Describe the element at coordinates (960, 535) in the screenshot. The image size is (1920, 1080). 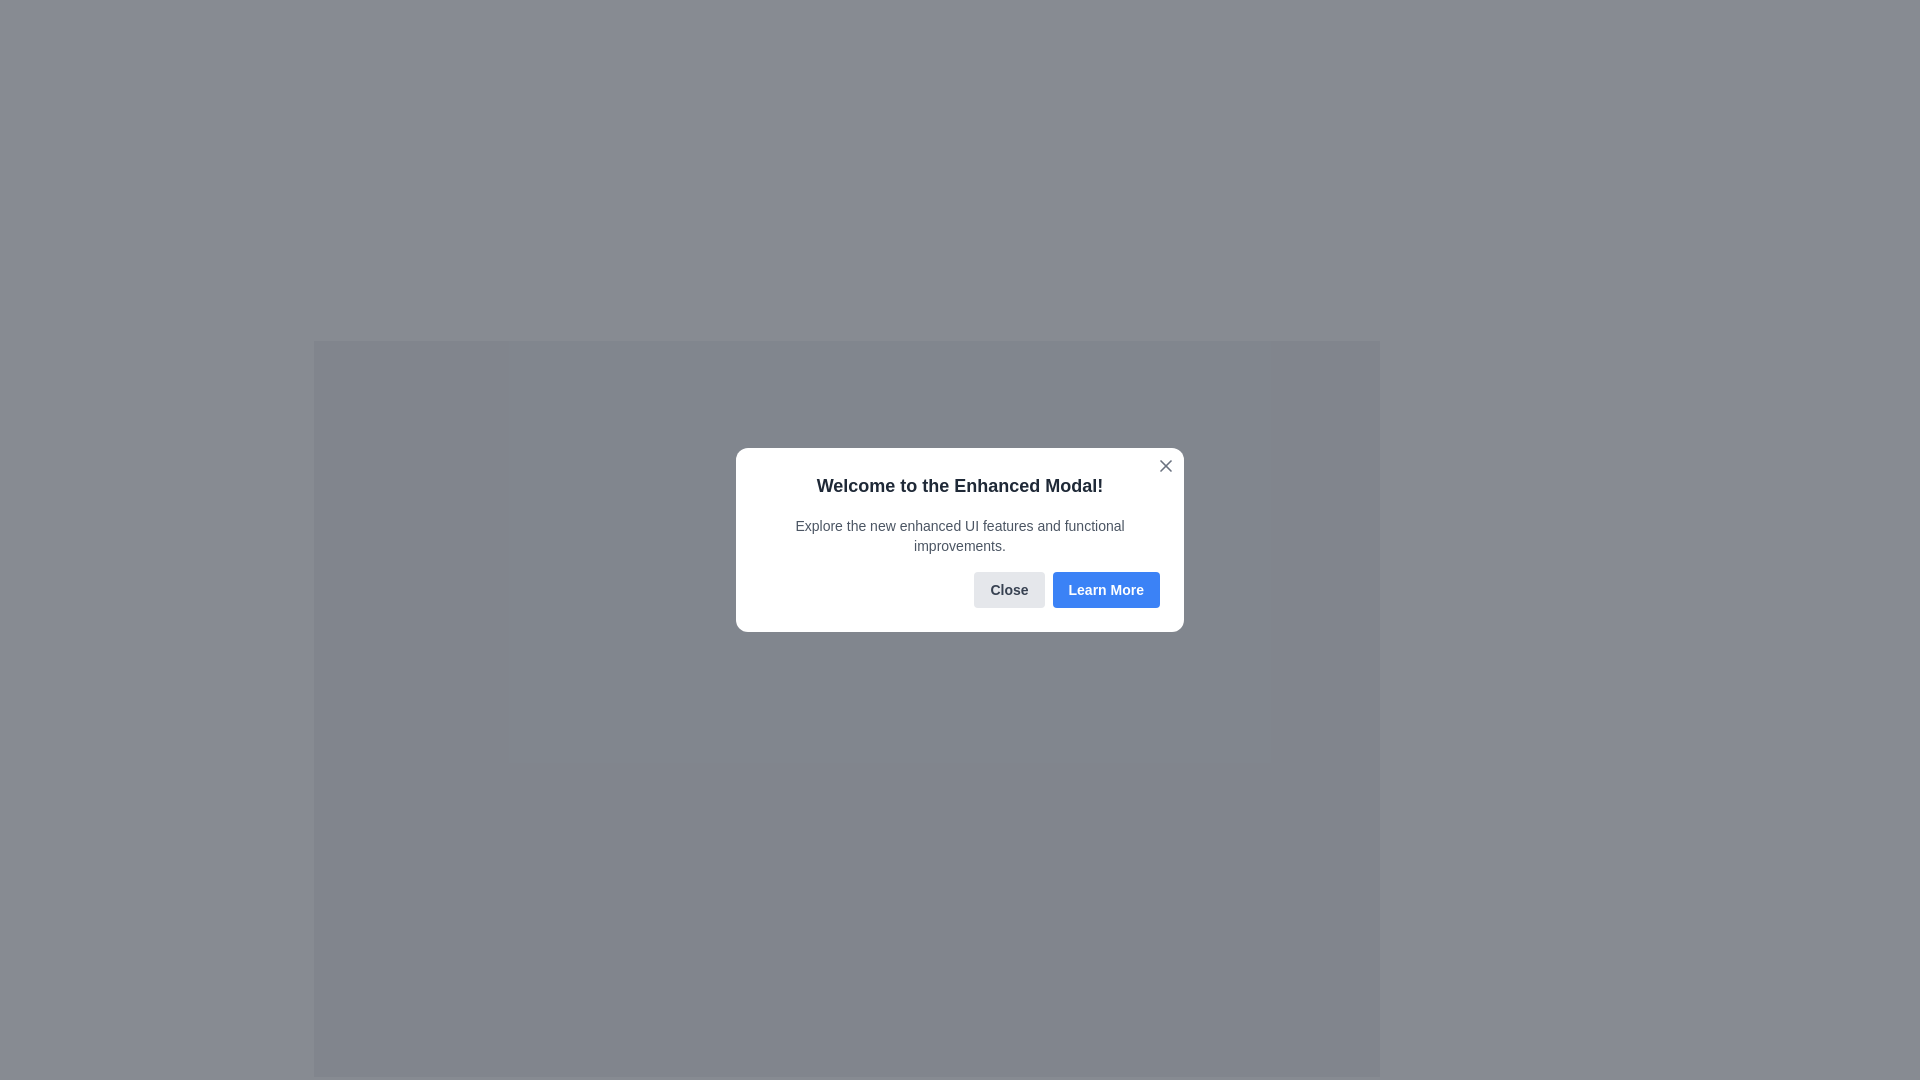
I see `text block containing the sentence 'Explore the new enhanced UI features and functional improvements.' which is styled with a small font size and gray color, located below the 'Welcome to the Enhanced Modal!' text` at that location.